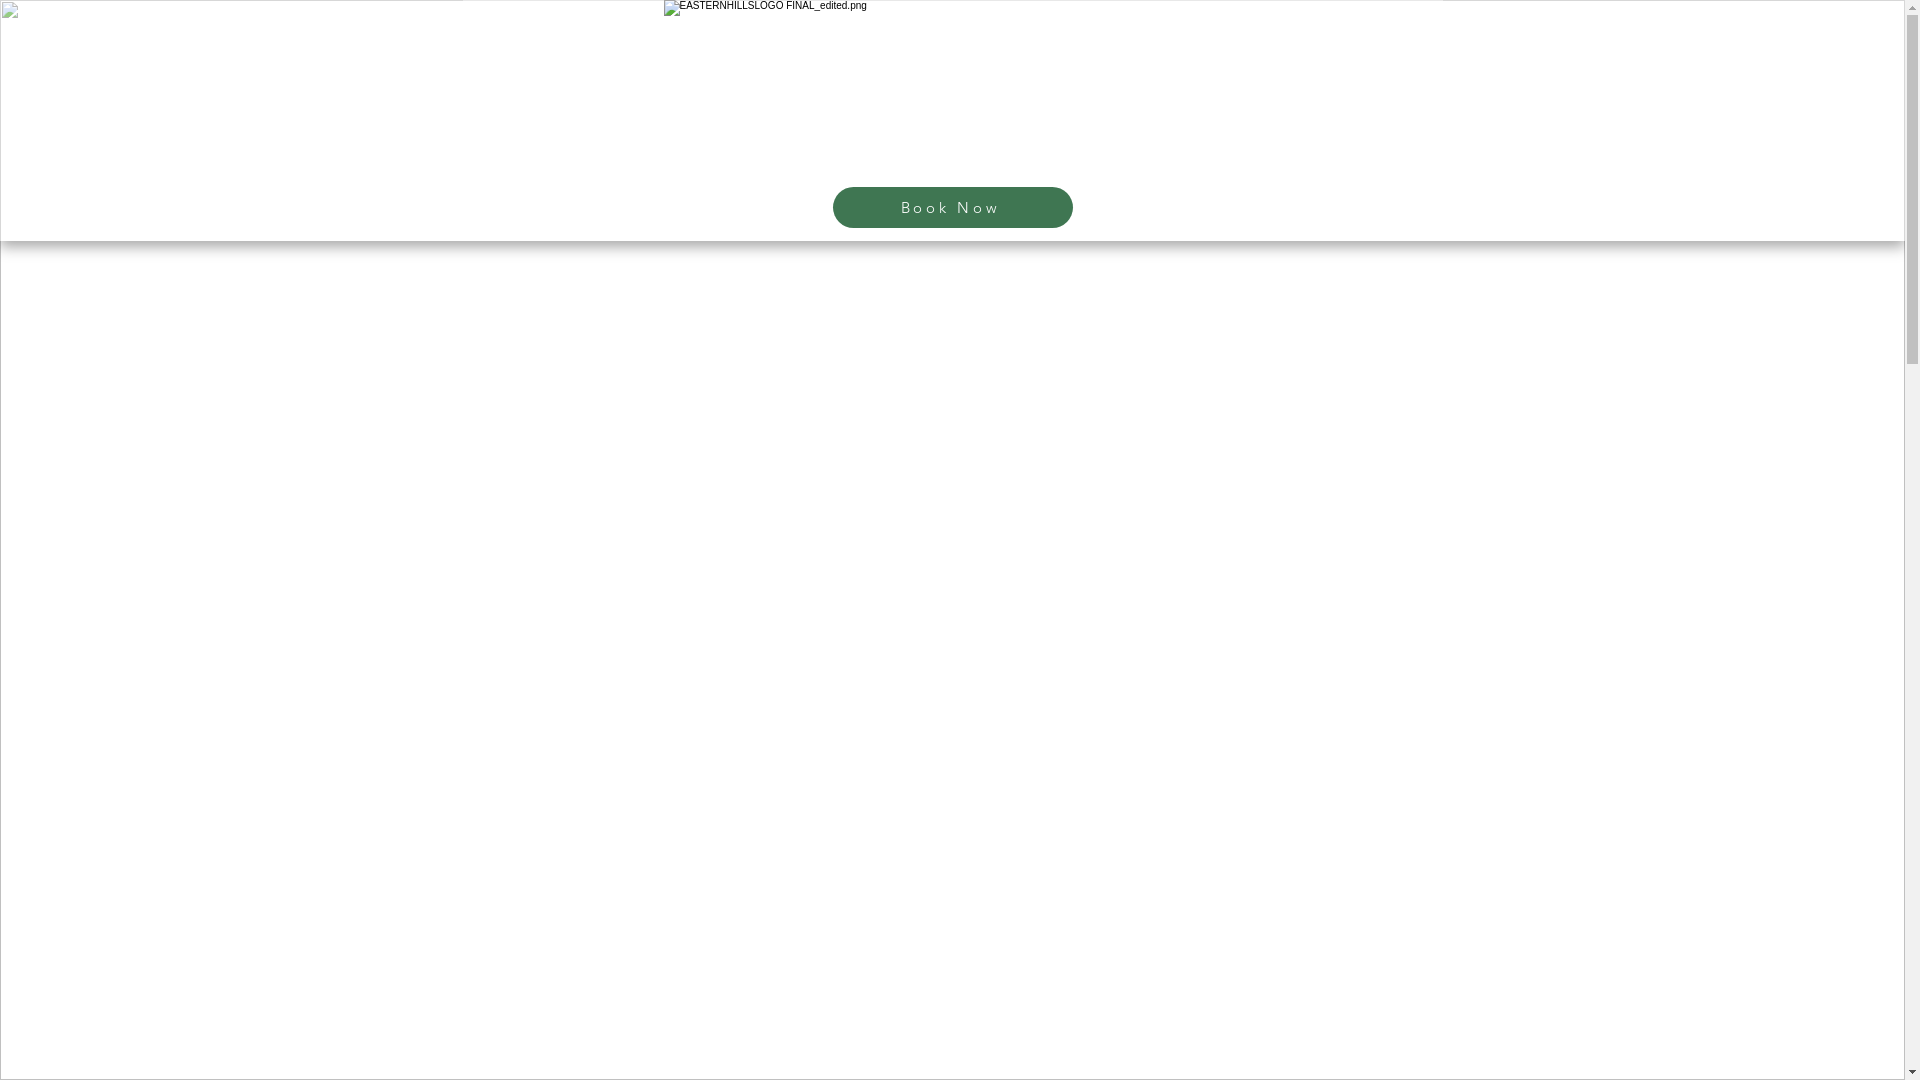 The height and width of the screenshot is (1080, 1920). What do you see at coordinates (950, 207) in the screenshot?
I see `'Book Now'` at bounding box center [950, 207].